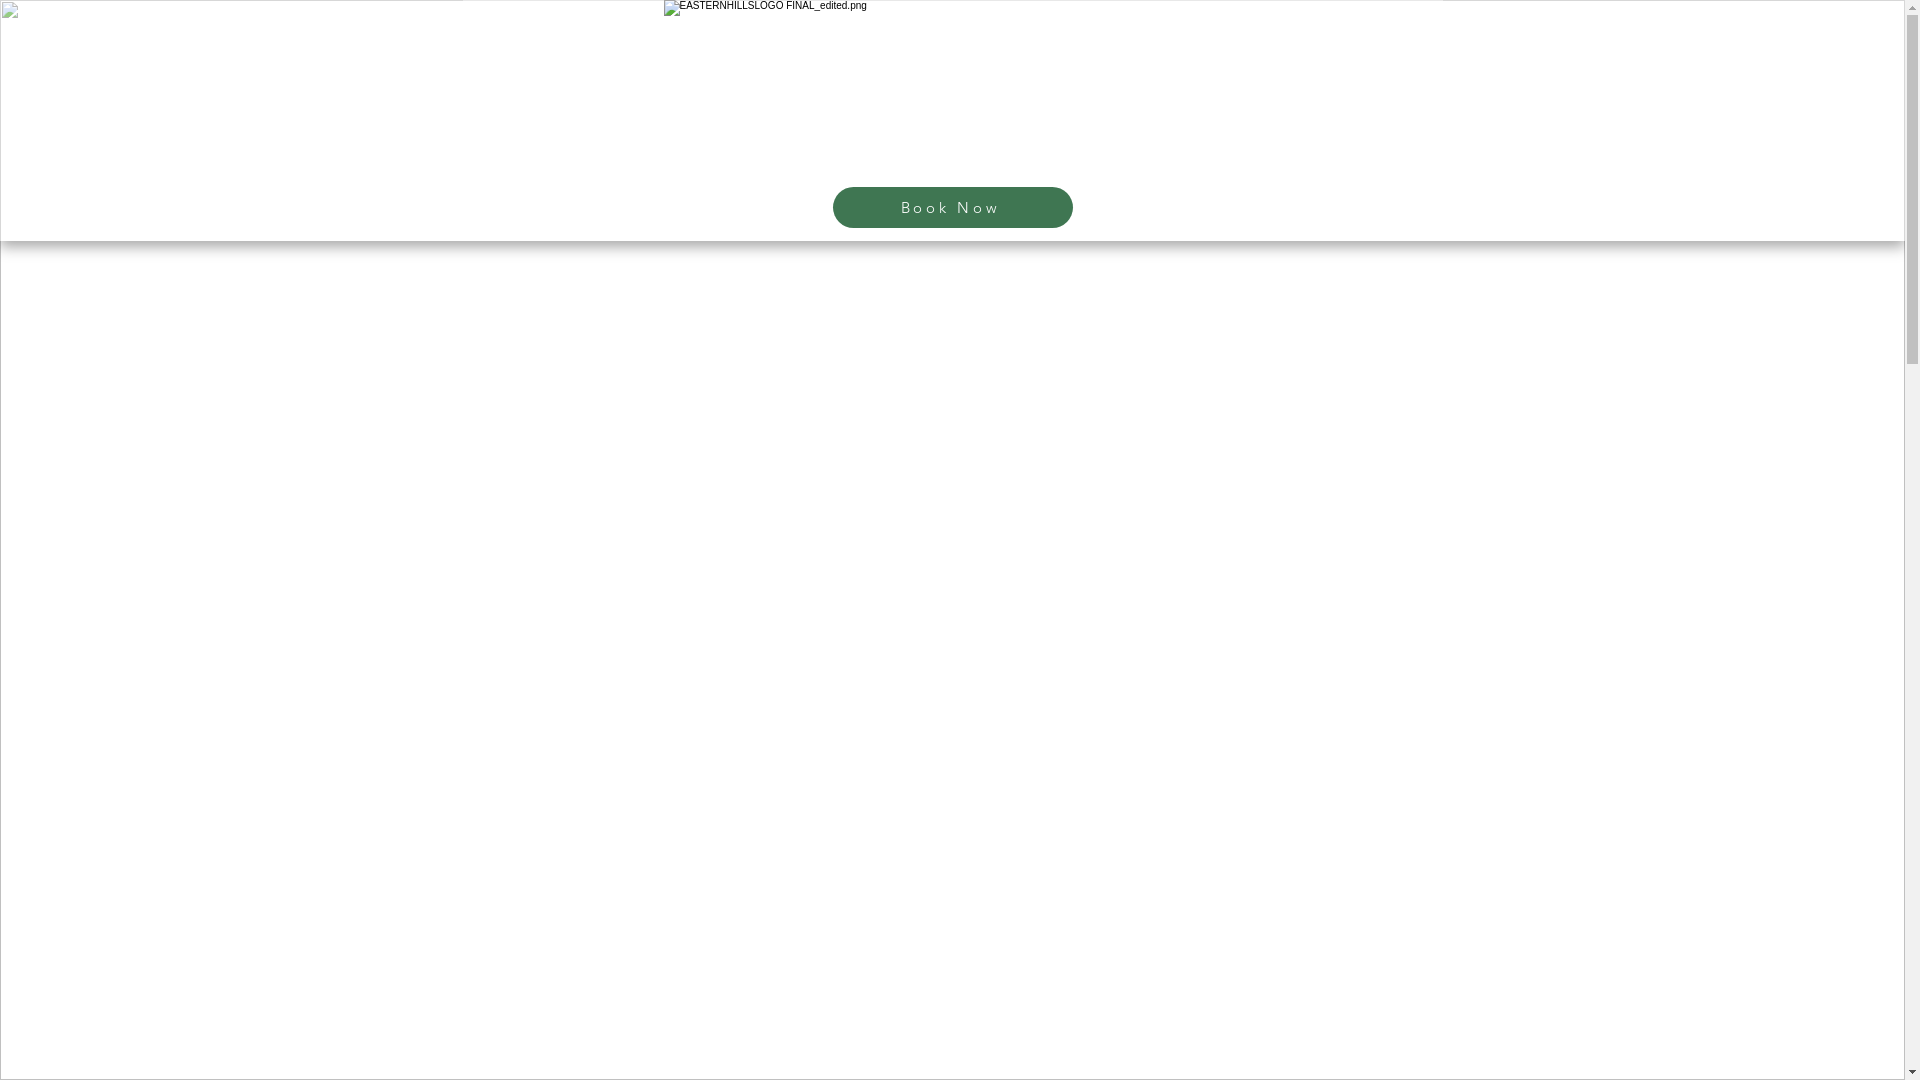 The height and width of the screenshot is (1080, 1920). What do you see at coordinates (950, 207) in the screenshot?
I see `'Book Now'` at bounding box center [950, 207].